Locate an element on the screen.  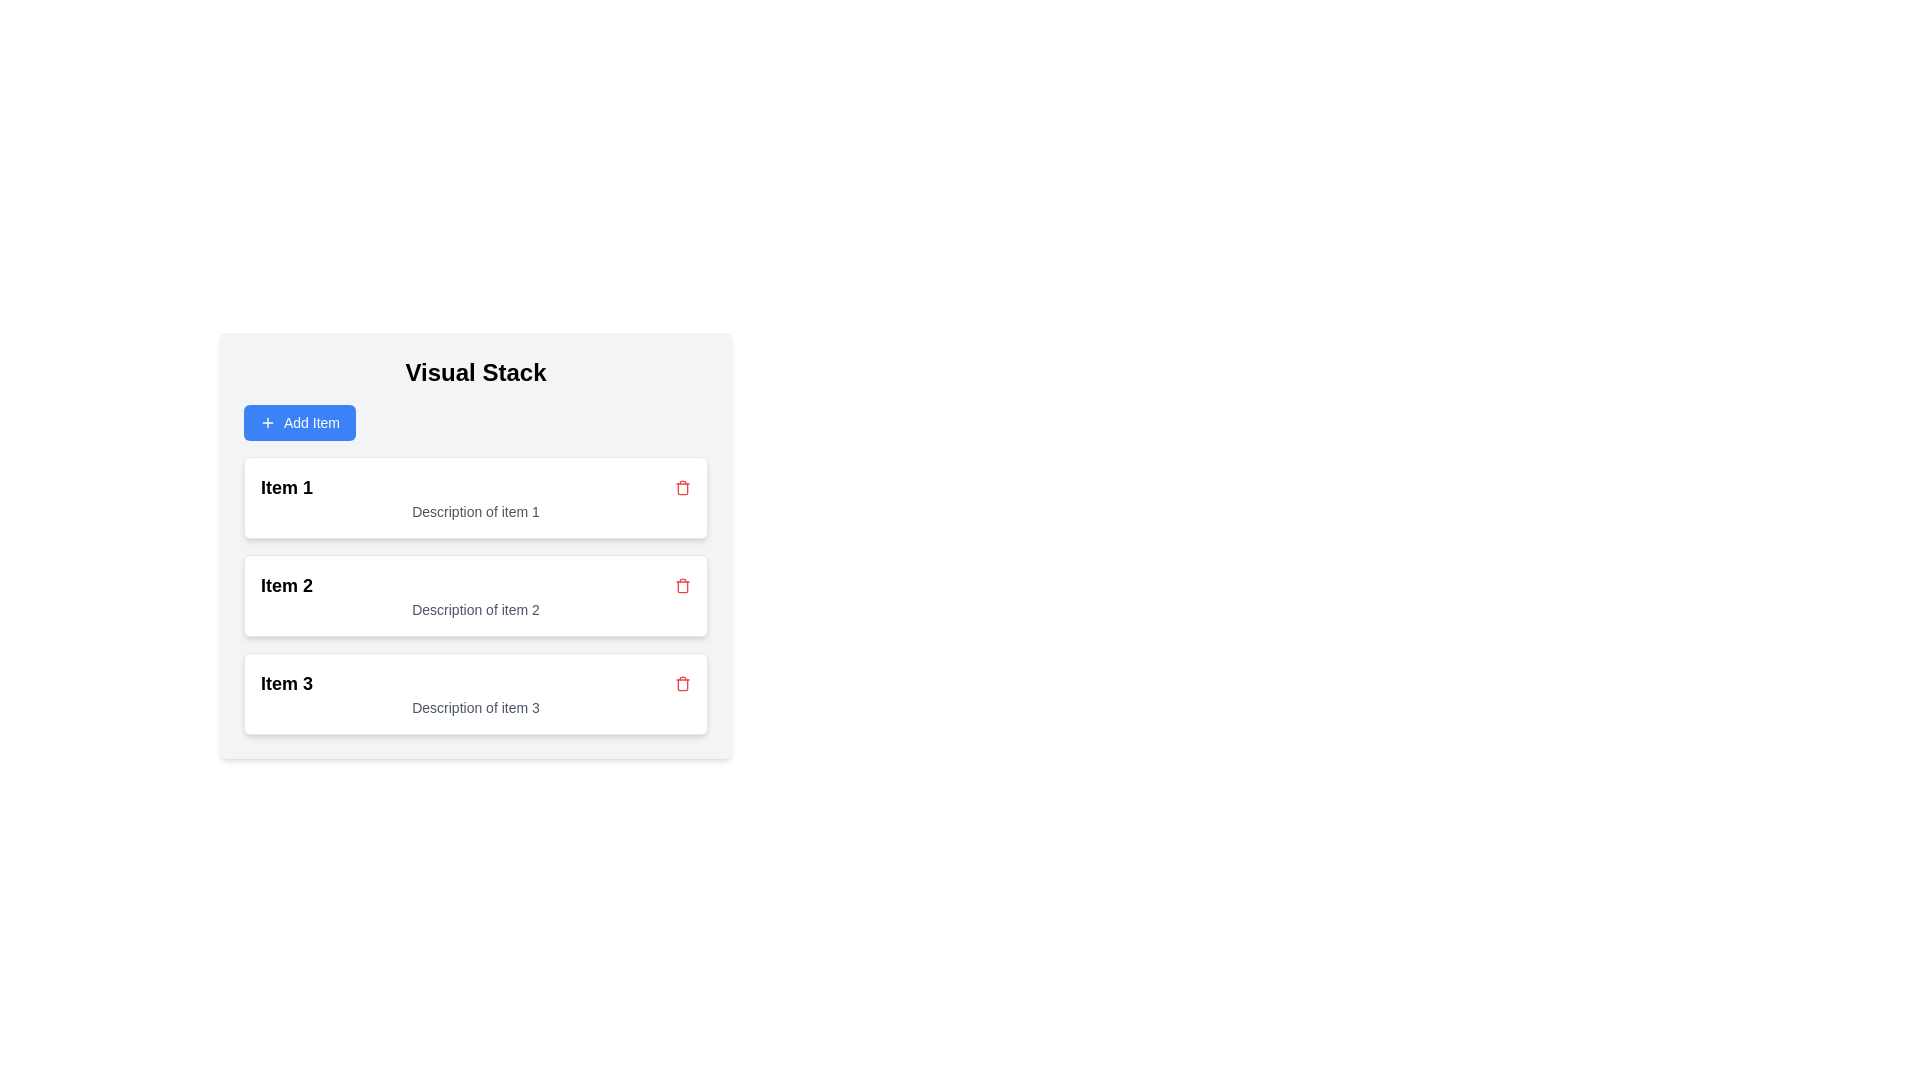
the delete icon button located on the right-hand side of 'Item 1' to initiate the delete operation is located at coordinates (682, 488).